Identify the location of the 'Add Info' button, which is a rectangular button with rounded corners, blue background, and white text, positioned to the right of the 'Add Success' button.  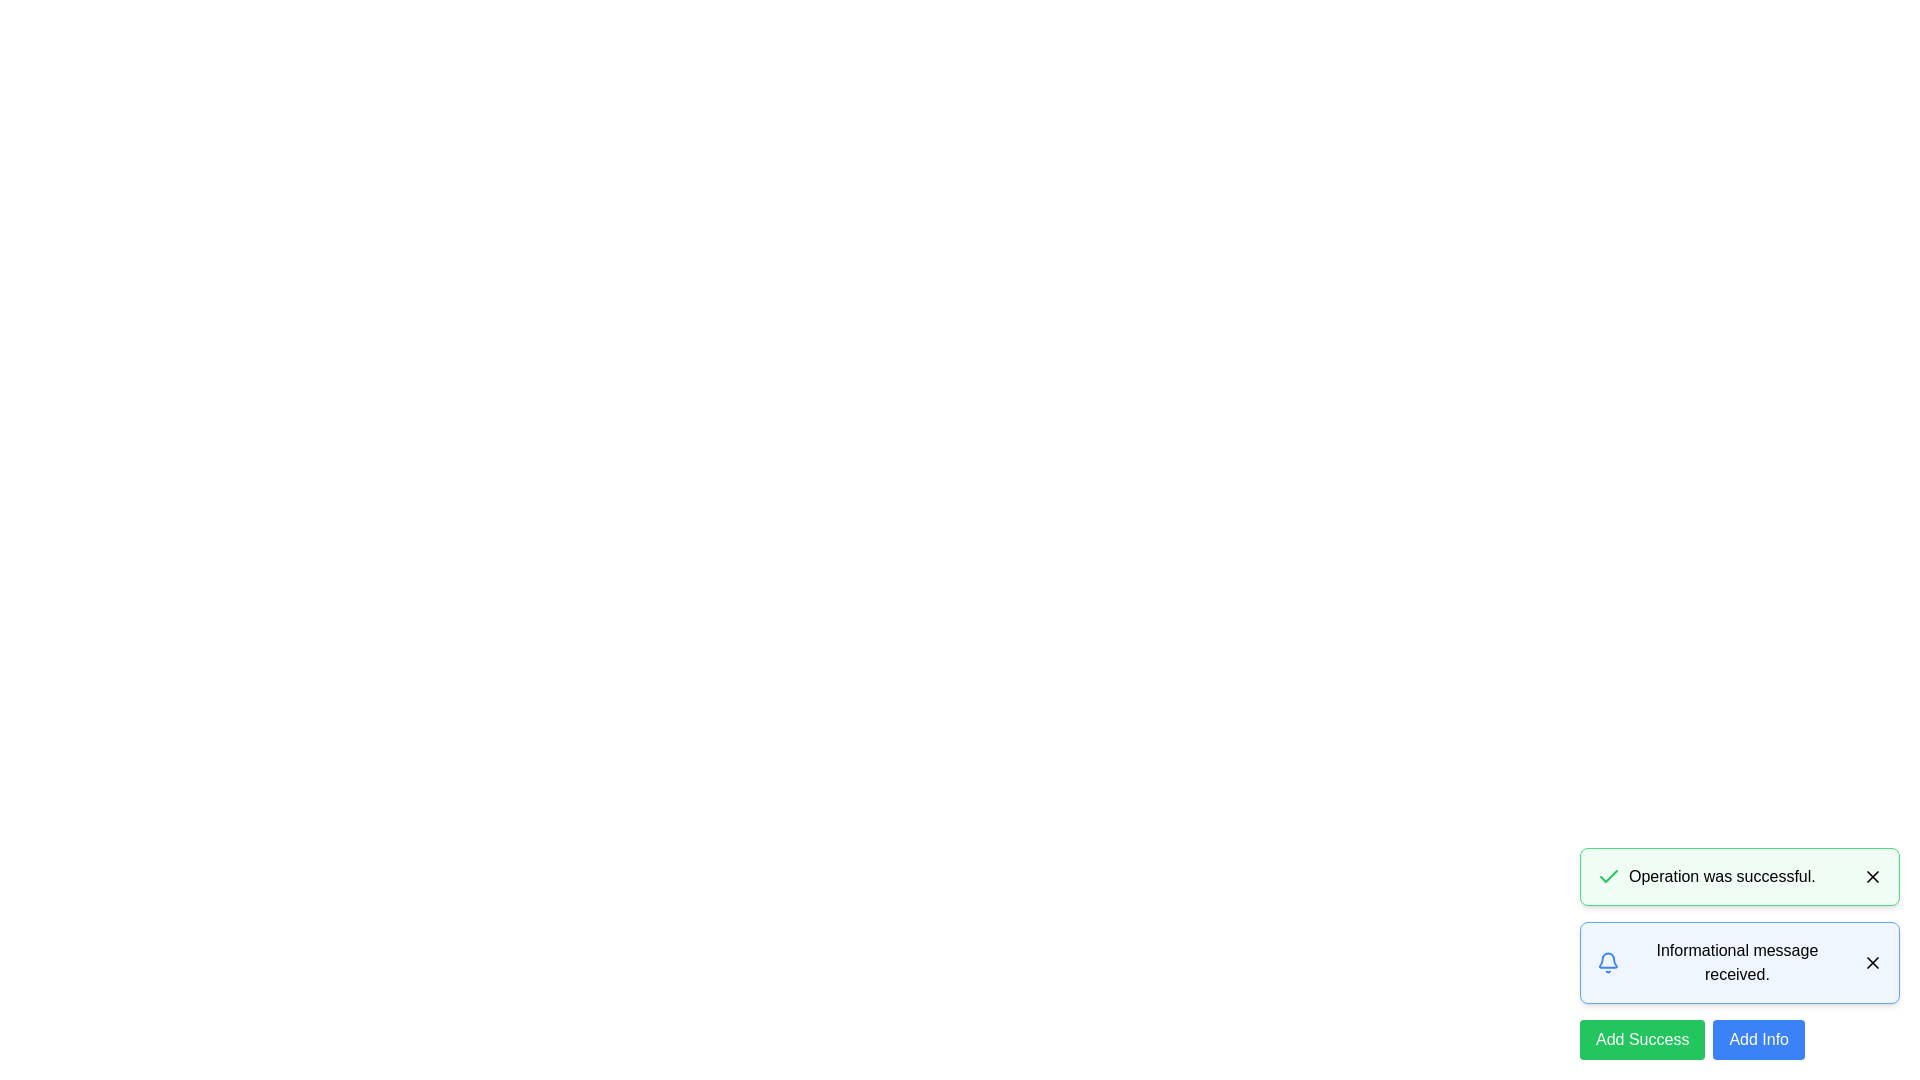
(1758, 1039).